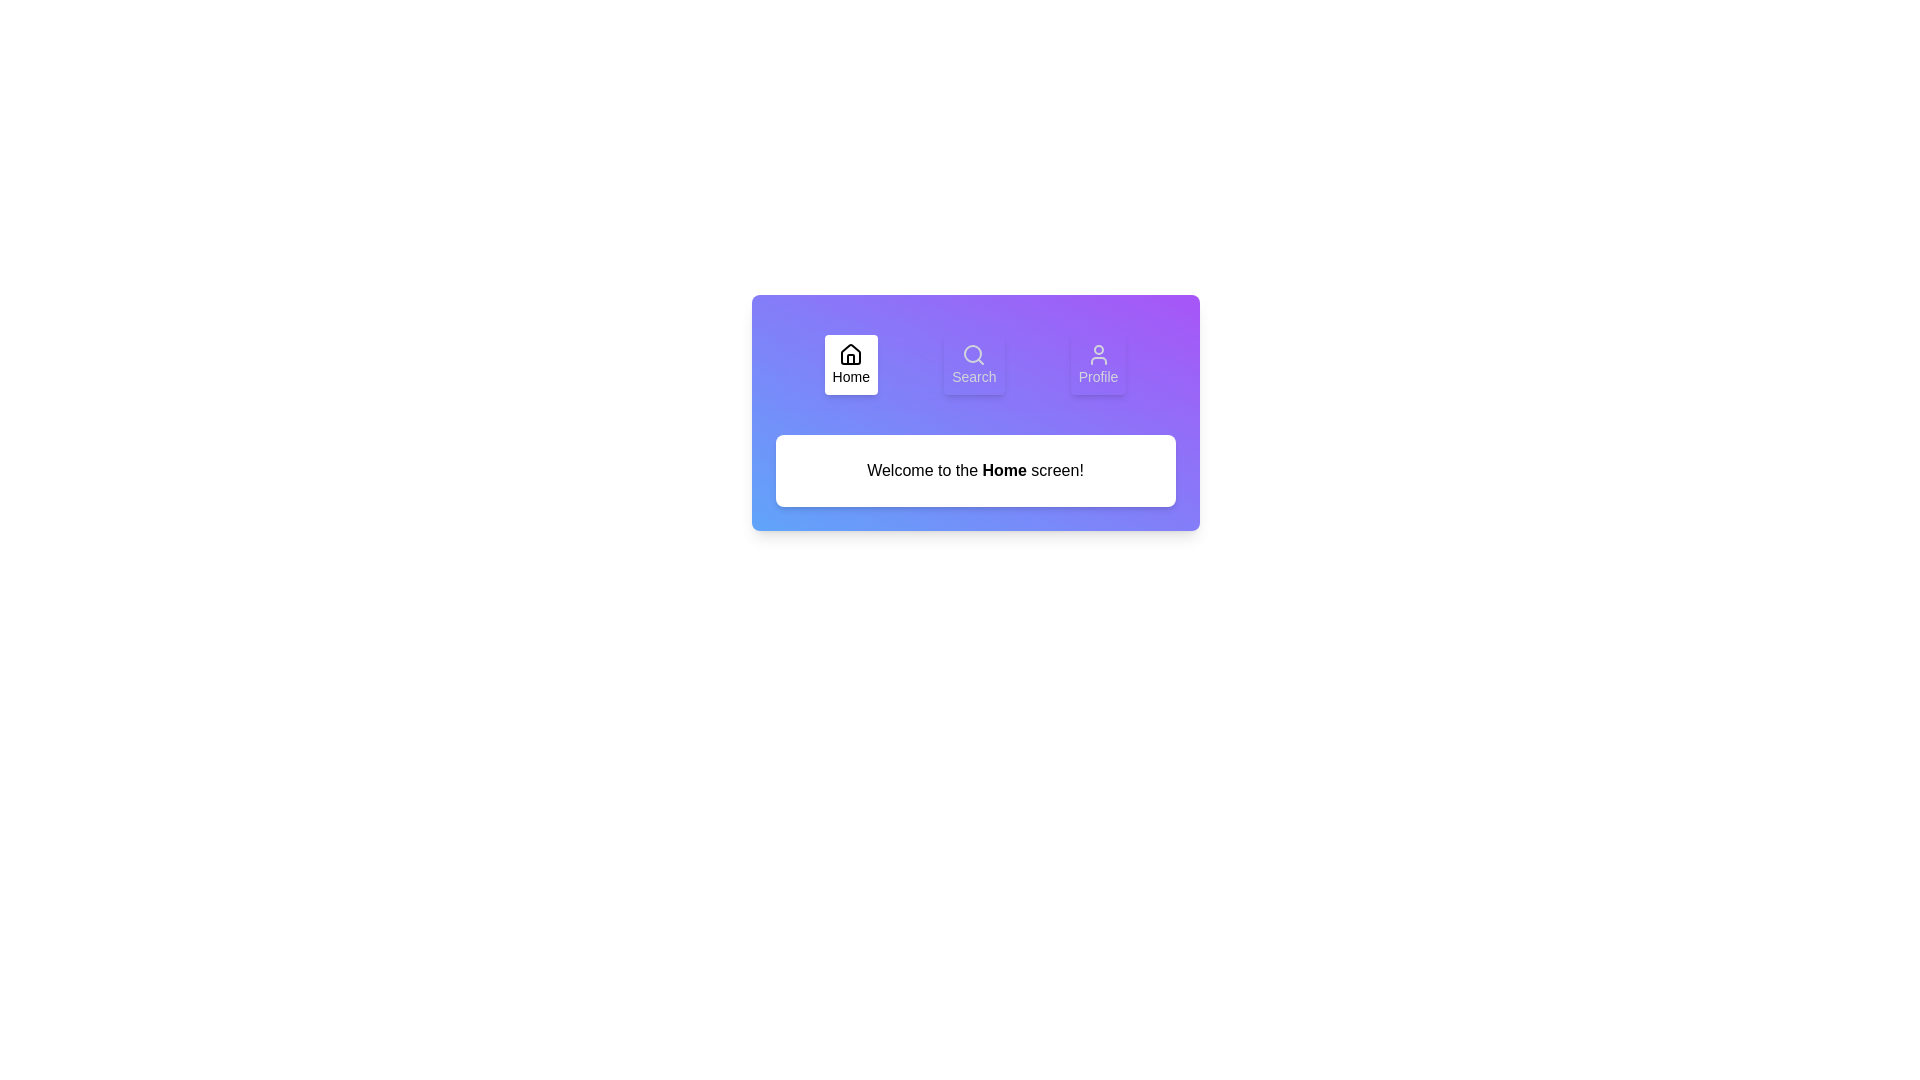  Describe the element at coordinates (973, 353) in the screenshot. I see `the circular element located at the center of the magnifying glass icon within the 'Search' button, which is the second button in a row of three at the top-center of the user interface` at that location.